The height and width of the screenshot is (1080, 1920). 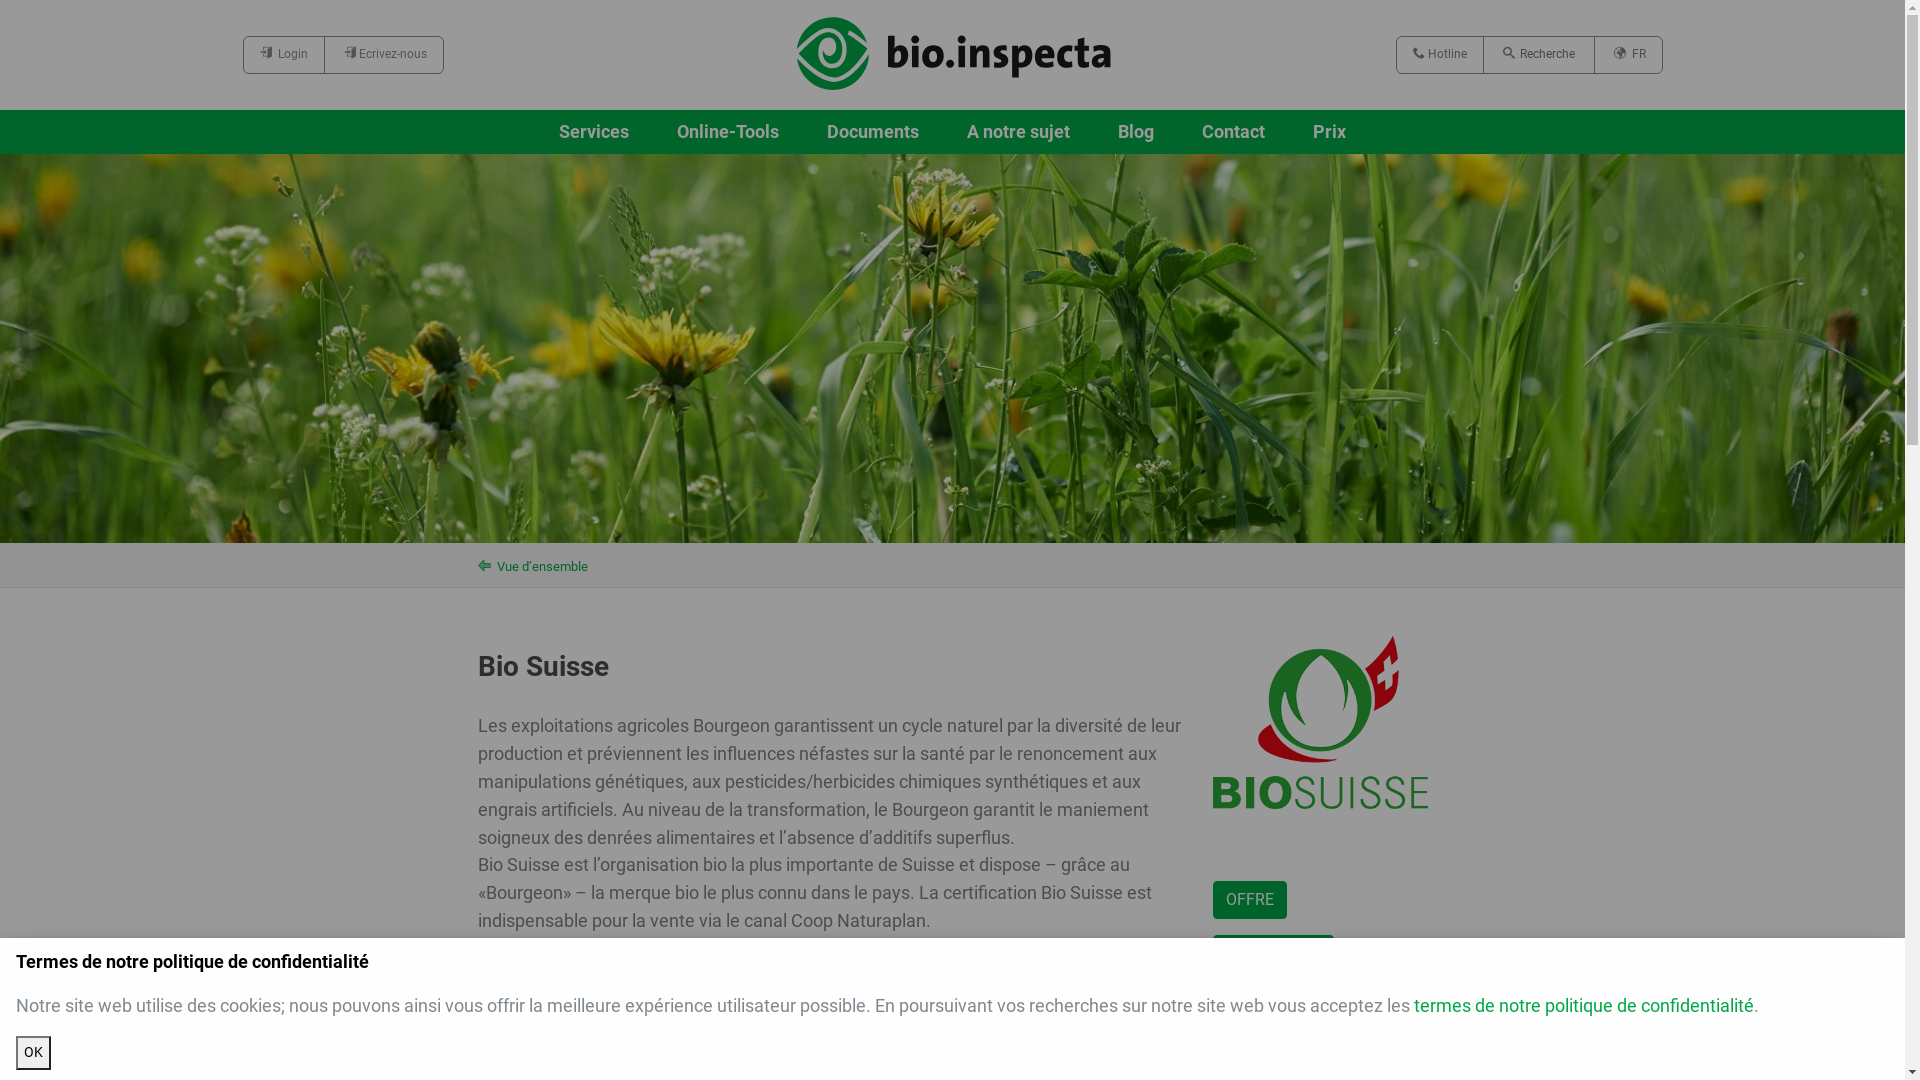 I want to click on 'Documents', so click(x=826, y=131).